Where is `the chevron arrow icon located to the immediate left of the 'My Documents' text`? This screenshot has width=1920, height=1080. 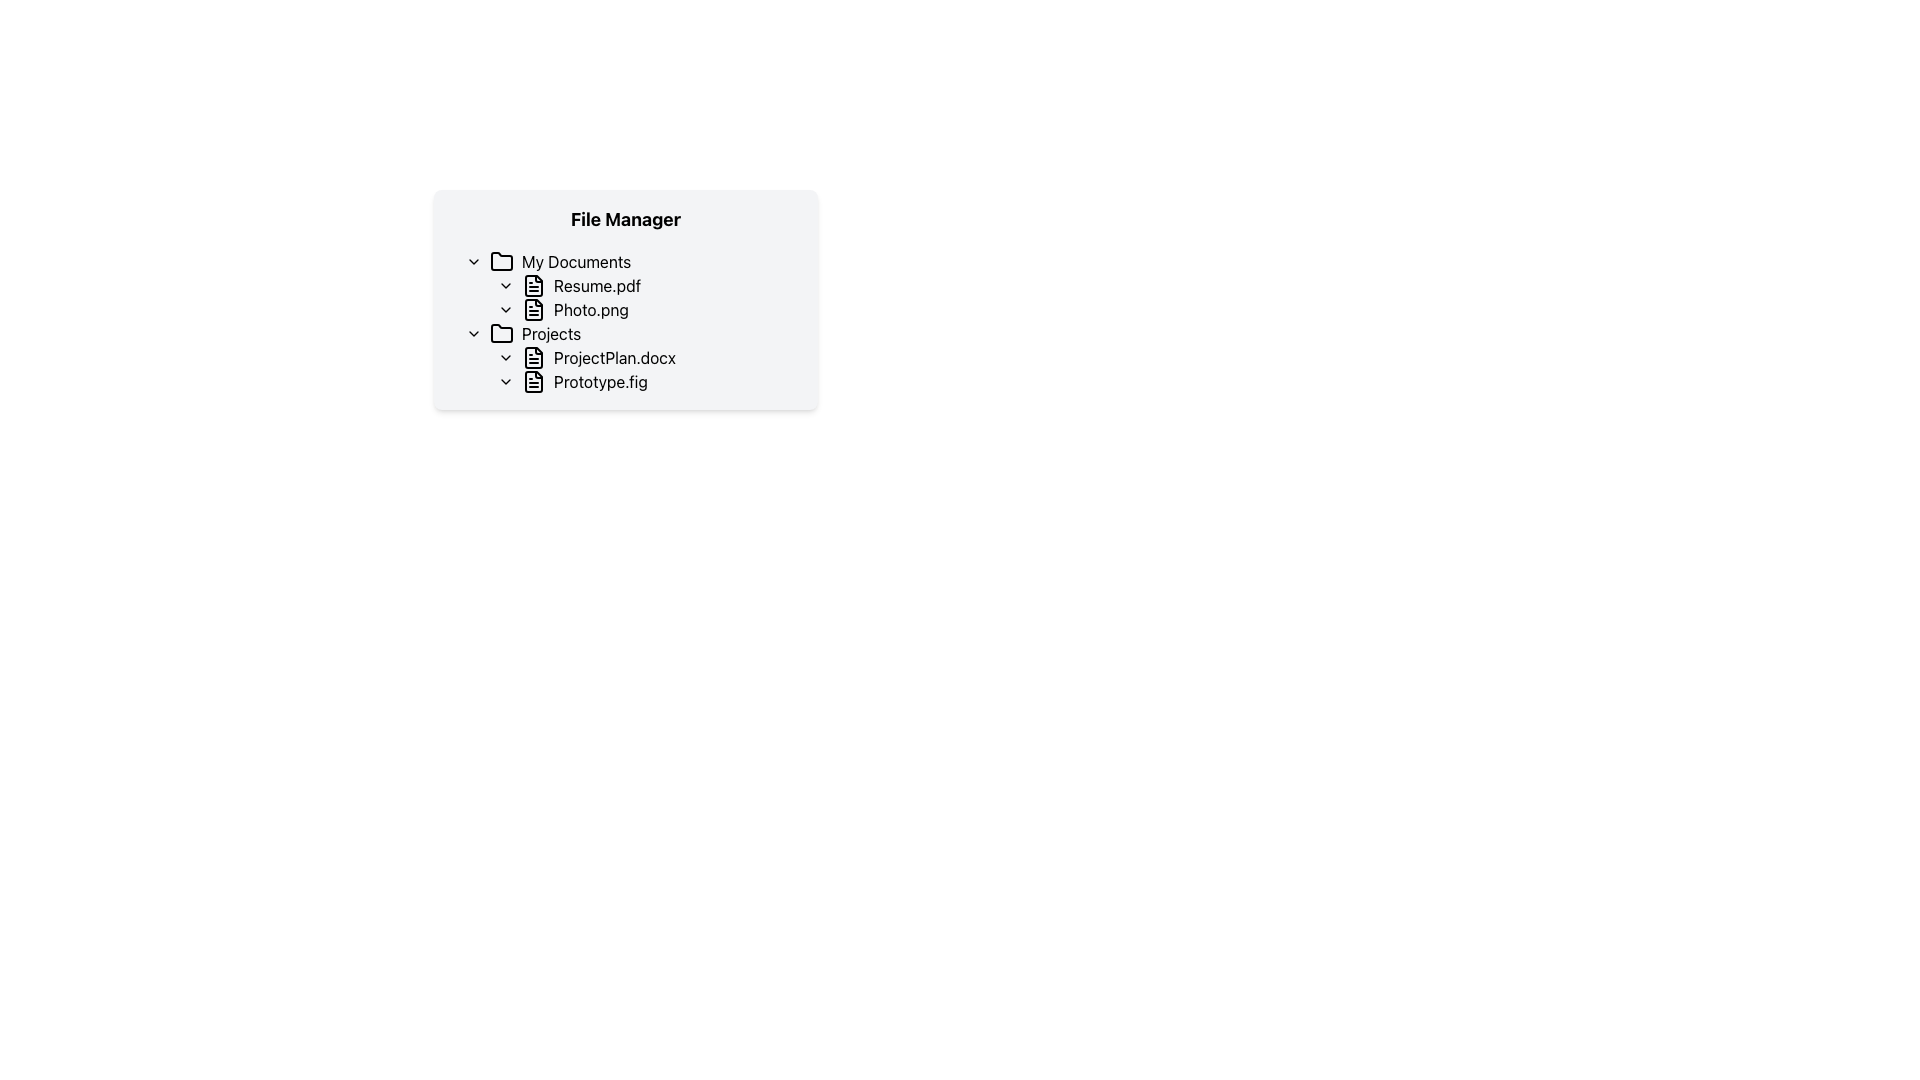
the chevron arrow icon located to the immediate left of the 'My Documents' text is located at coordinates (473, 261).